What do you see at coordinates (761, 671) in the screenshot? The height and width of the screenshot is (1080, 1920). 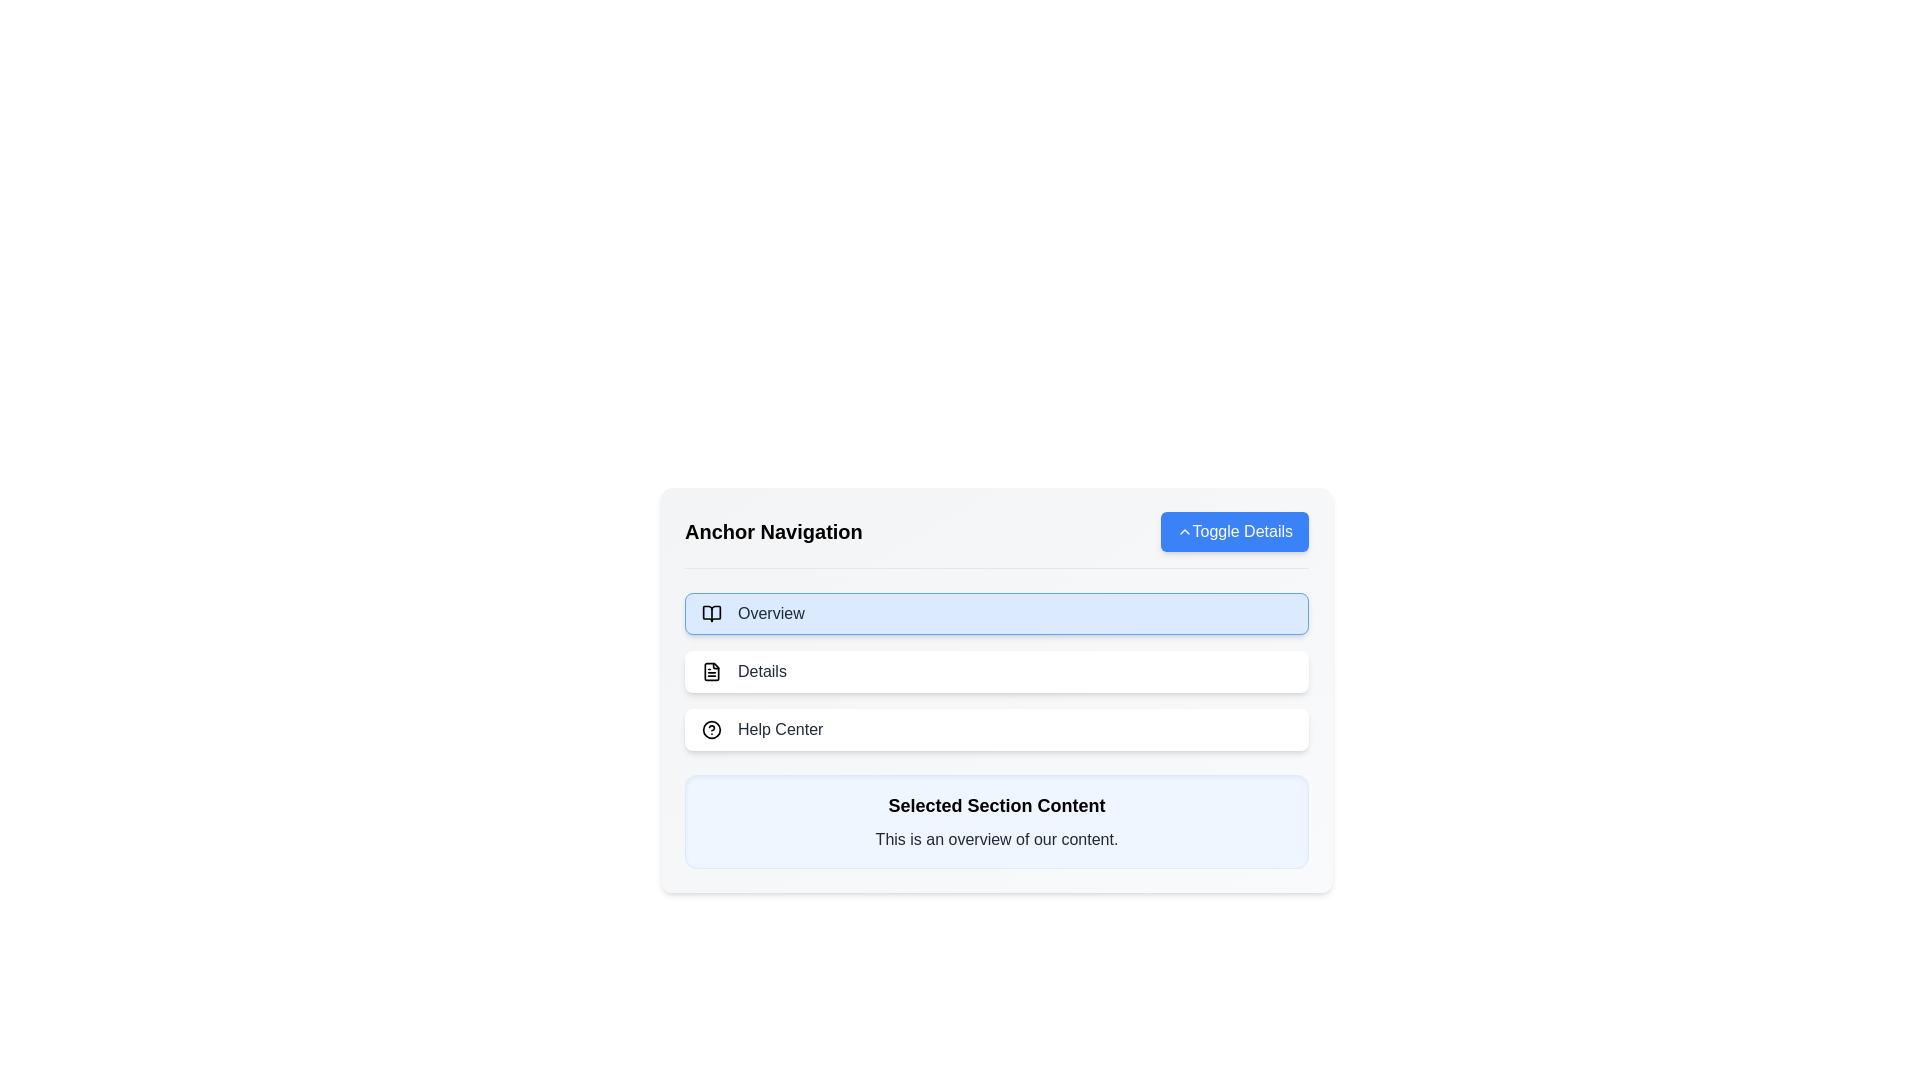 I see `the static text label positioned as the second item in the vertical list under the 'Anchor Navigation' header, which is located below 'Overview' and above 'Help Center'` at bounding box center [761, 671].